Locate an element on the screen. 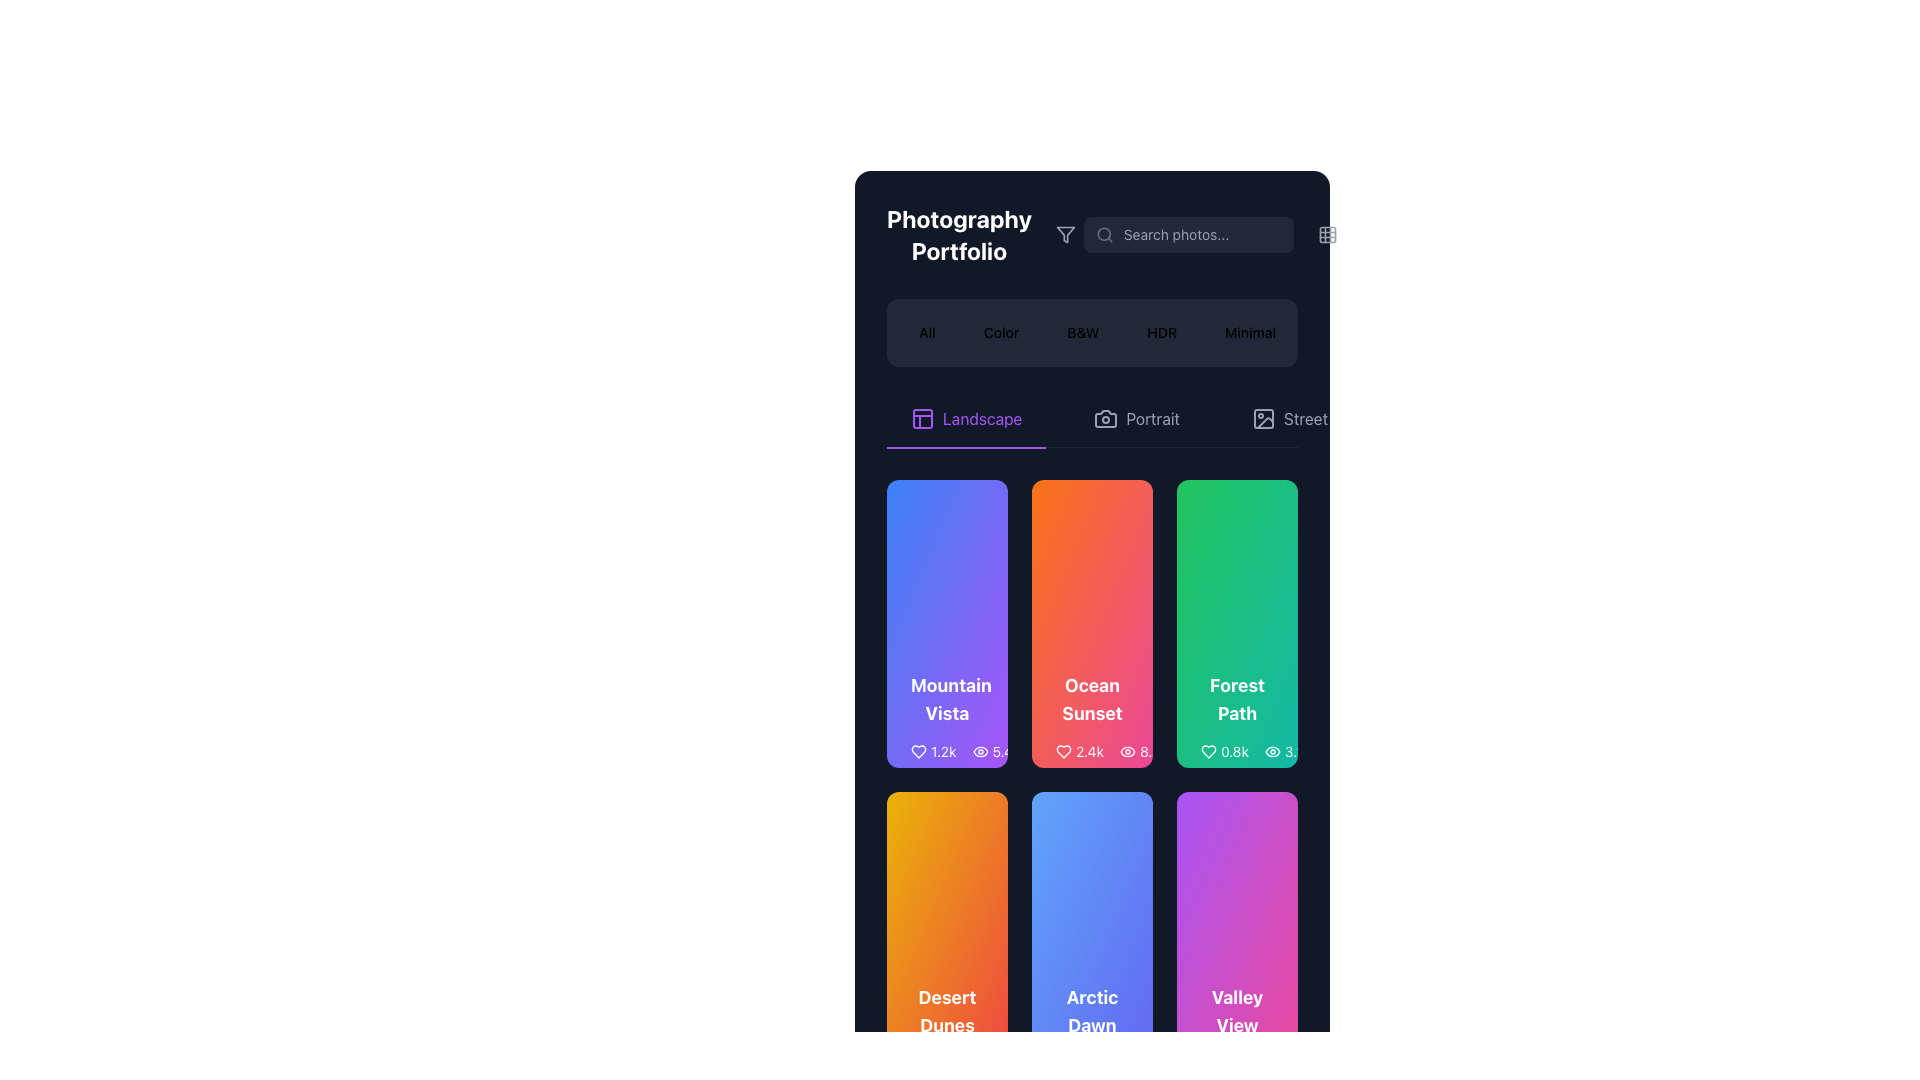 The height and width of the screenshot is (1080, 1920). the grid layout toggle icon located in the top-right corner of the application's interface is located at coordinates (1327, 234).